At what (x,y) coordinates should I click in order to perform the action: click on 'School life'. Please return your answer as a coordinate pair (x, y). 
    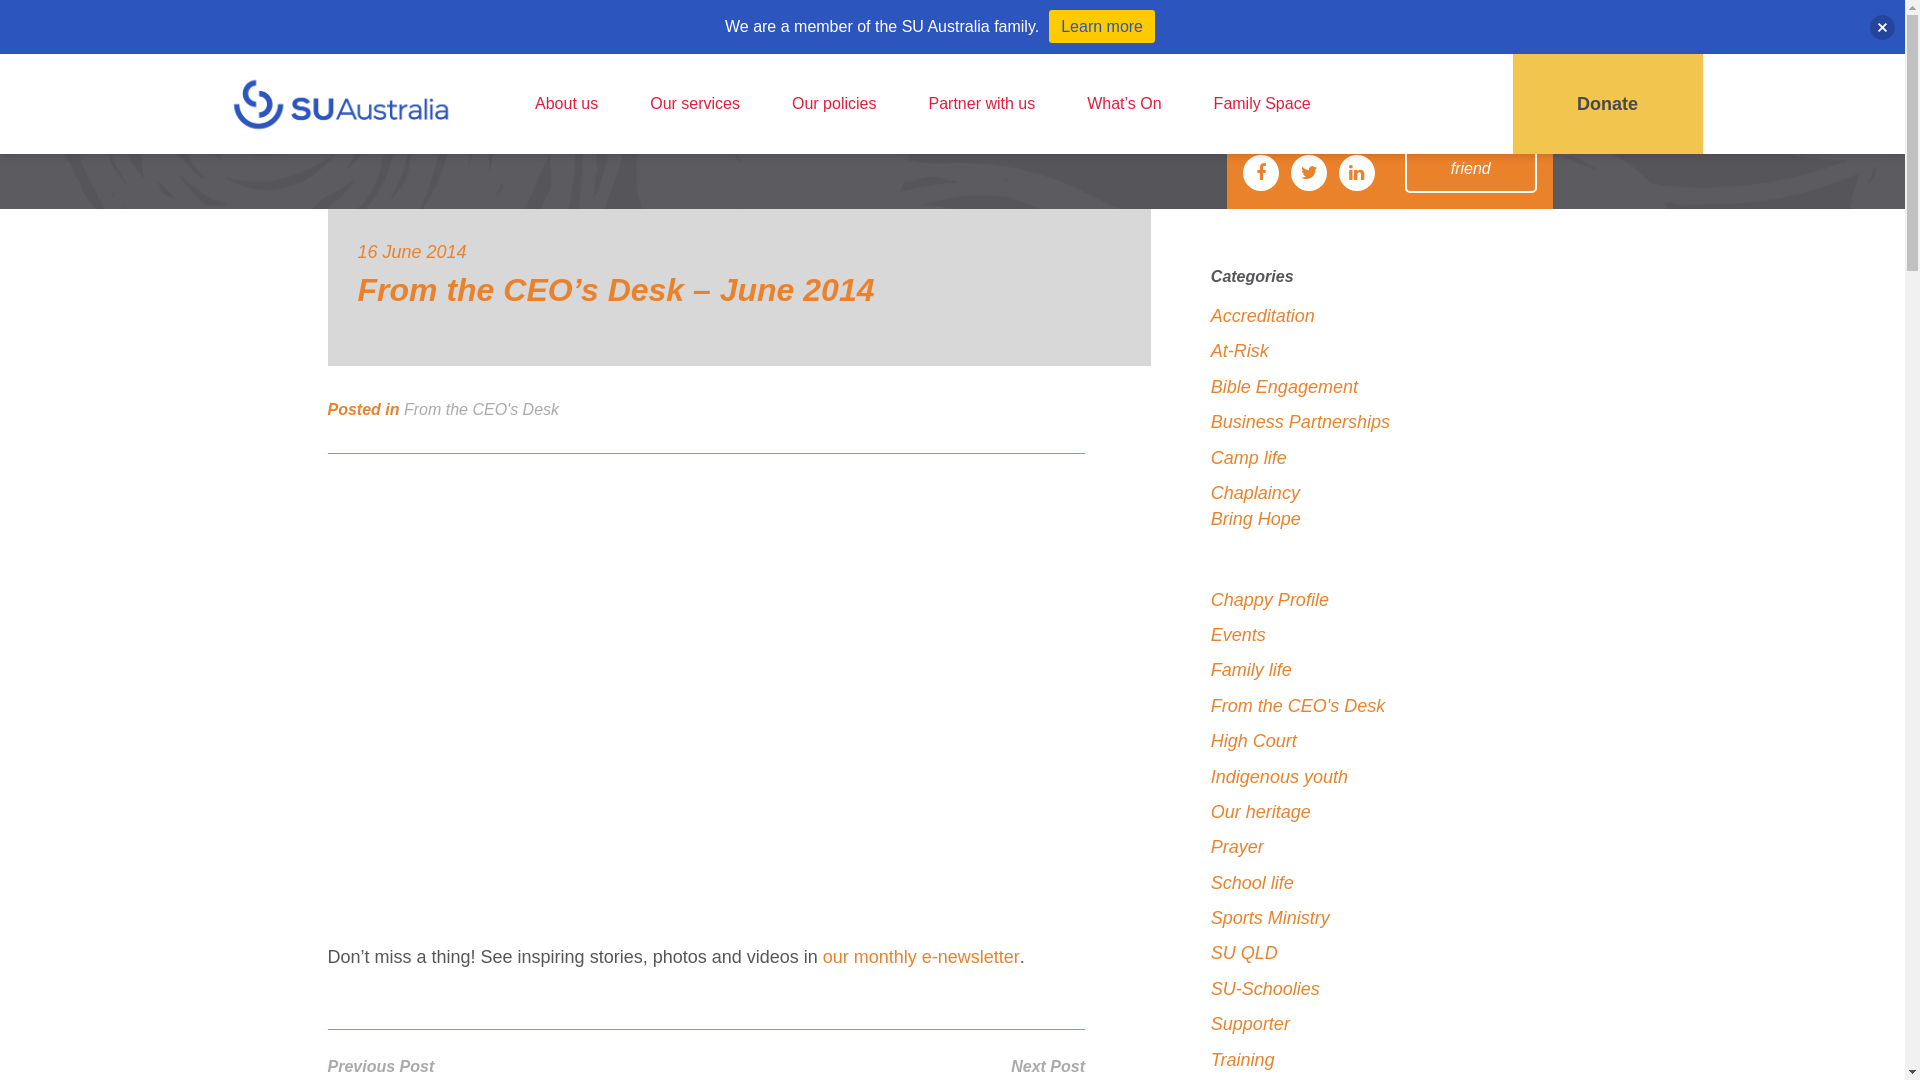
    Looking at the image, I should click on (1251, 882).